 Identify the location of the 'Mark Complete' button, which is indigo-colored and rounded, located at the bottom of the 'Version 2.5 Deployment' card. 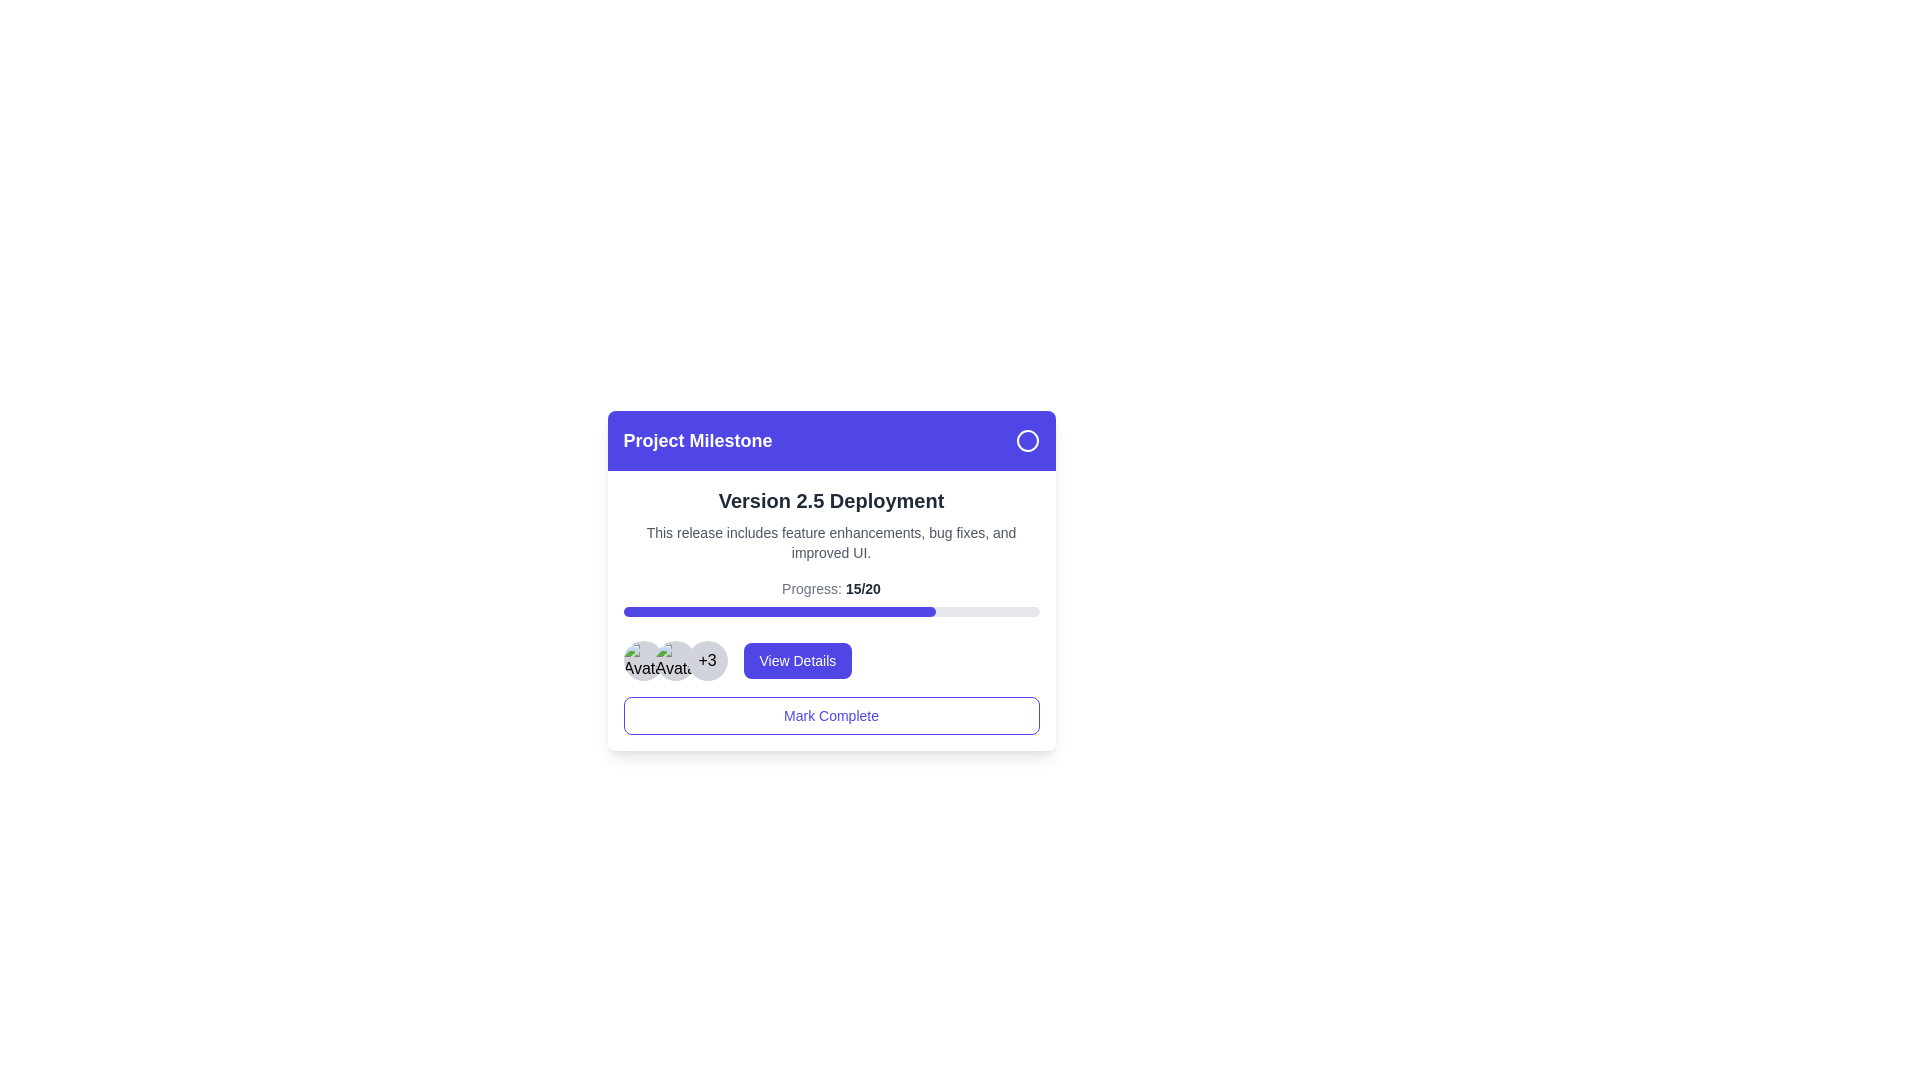
(831, 715).